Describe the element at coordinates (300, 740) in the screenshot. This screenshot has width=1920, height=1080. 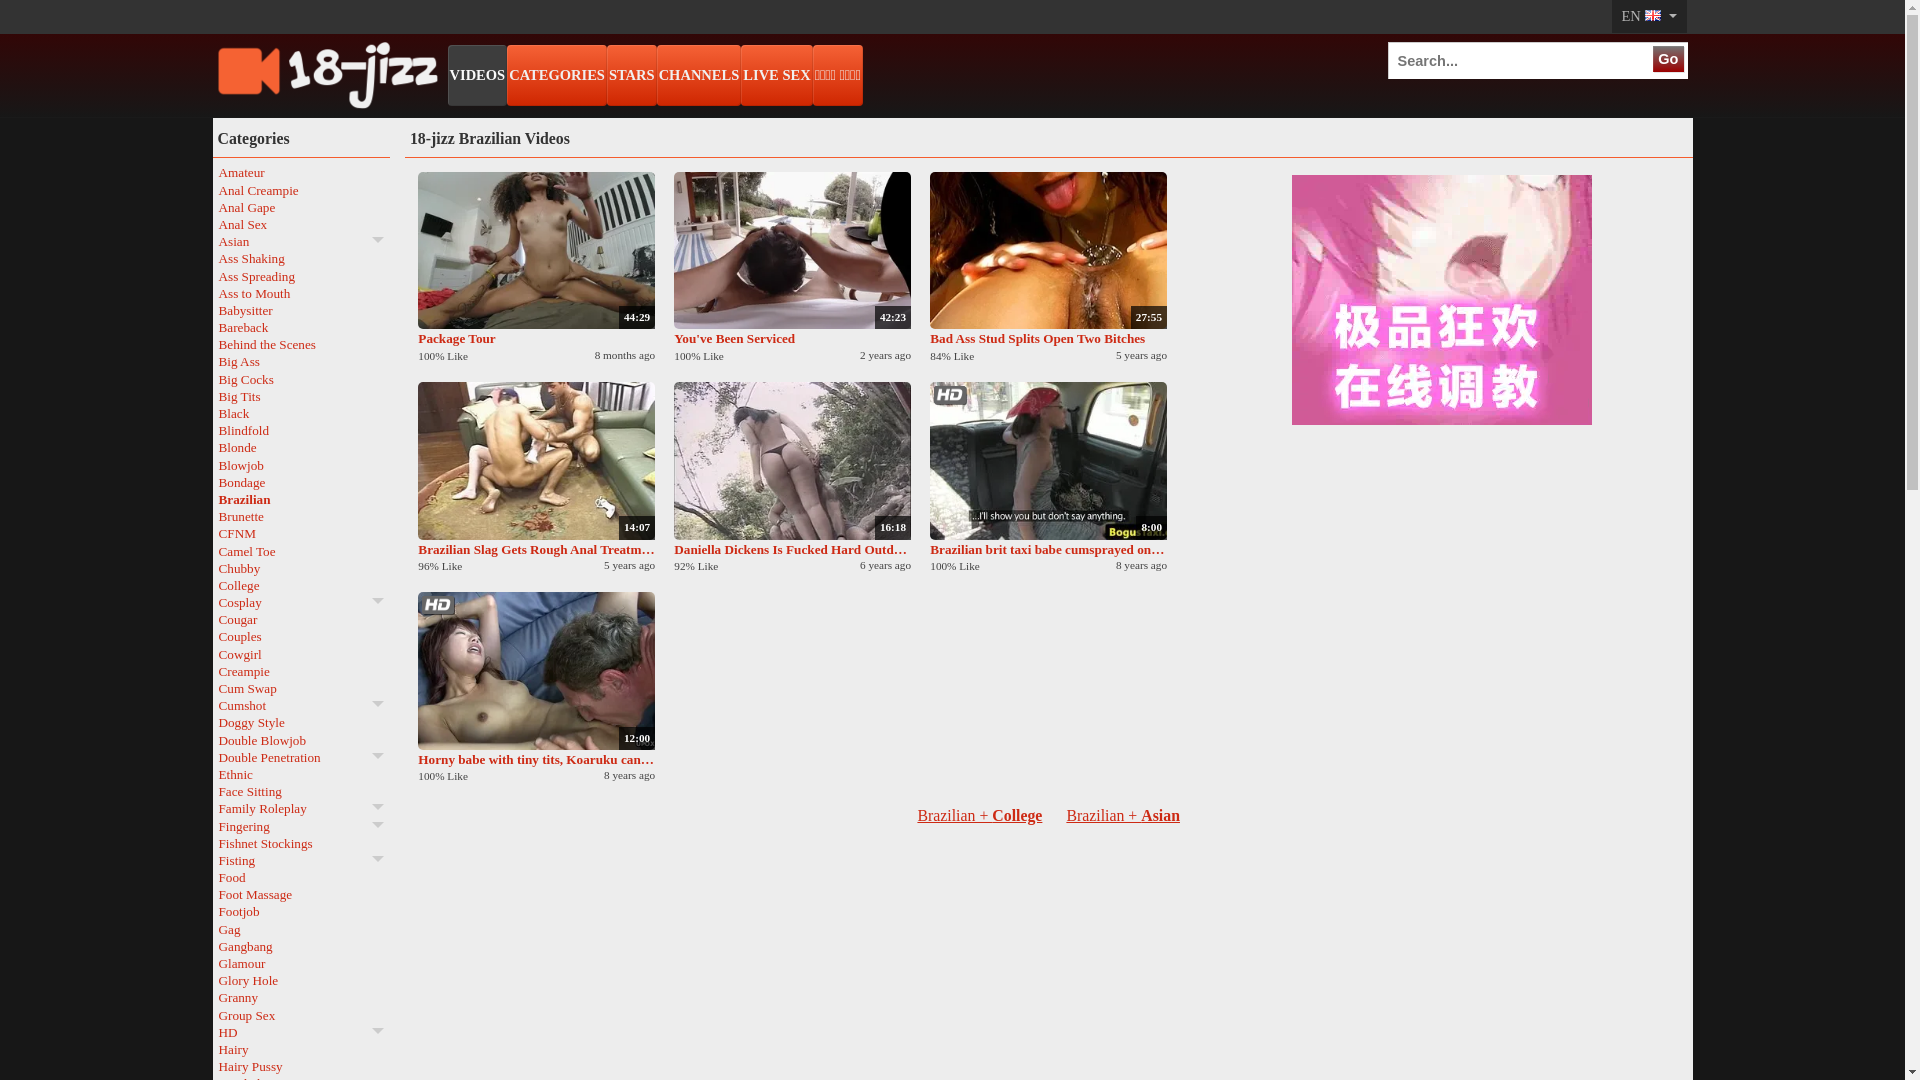
I see `'Double Blowjob'` at that location.